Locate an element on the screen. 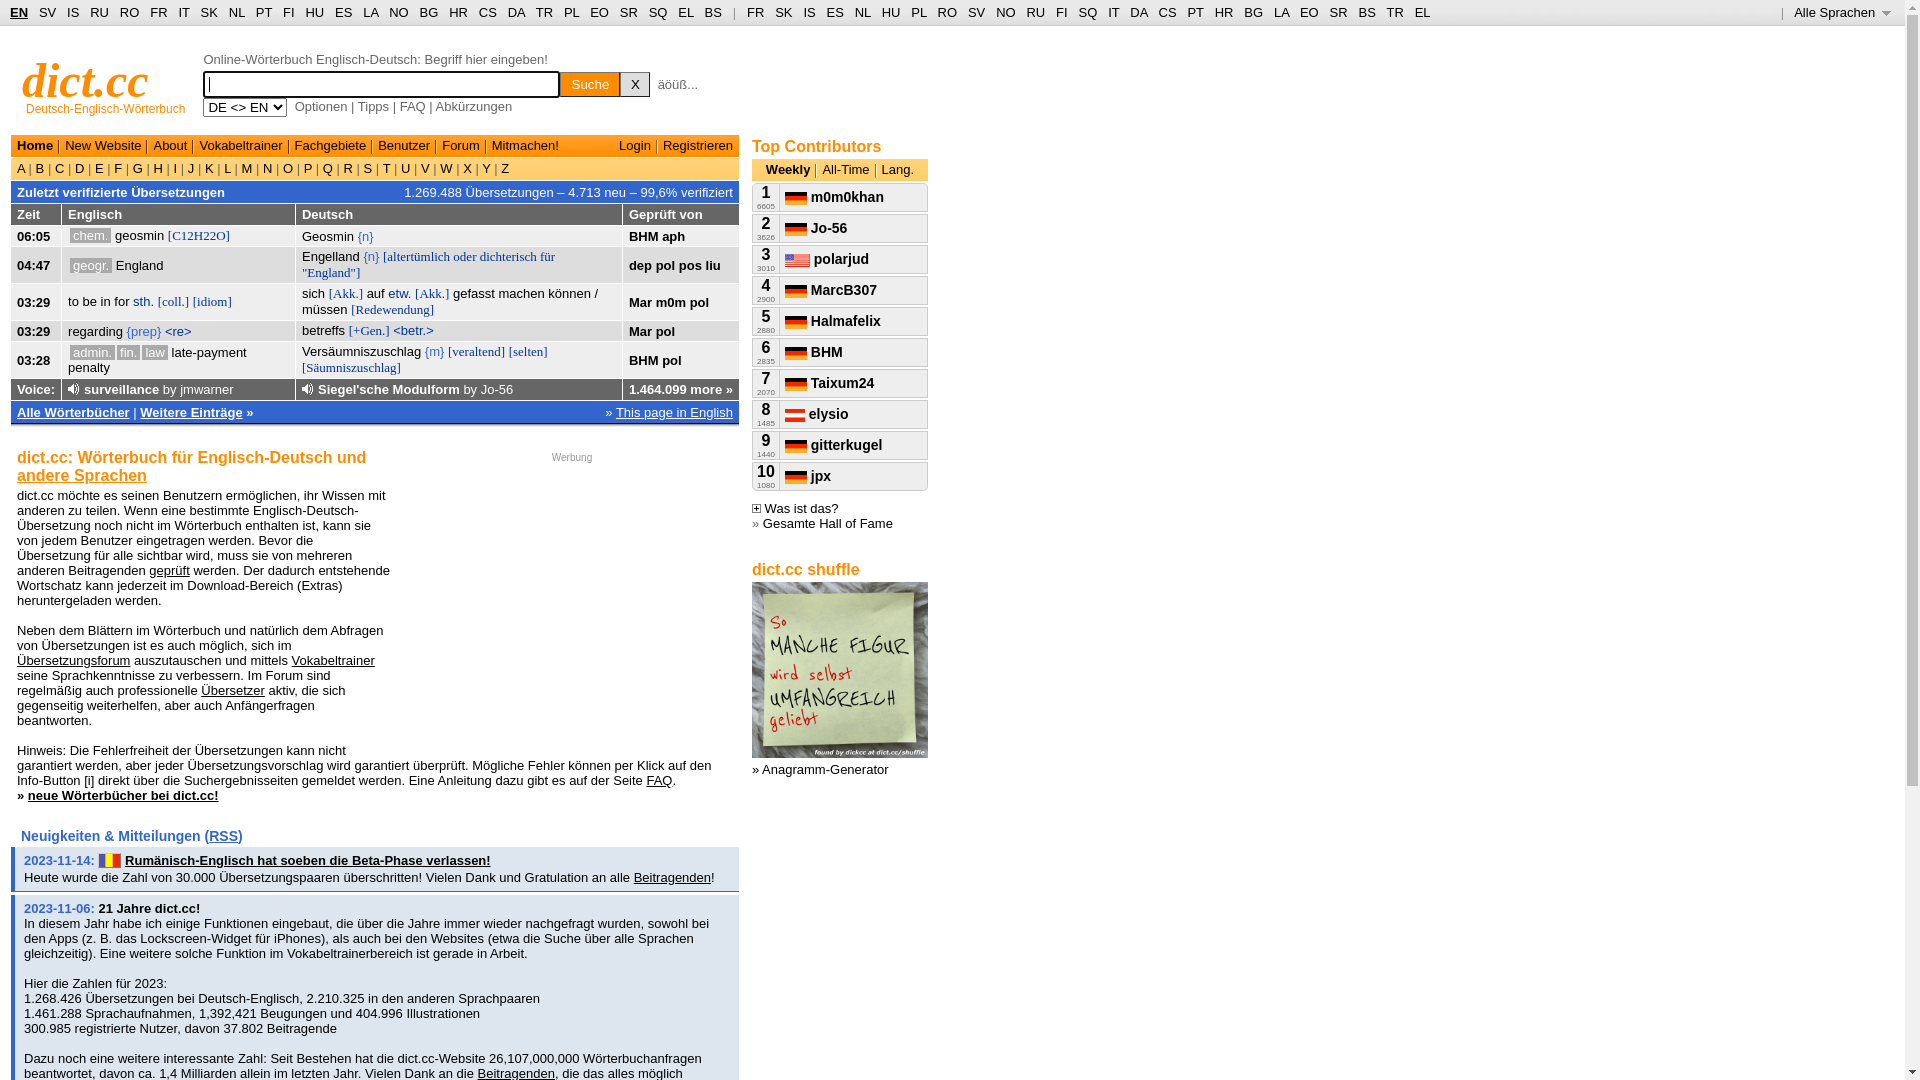  'dep' is located at coordinates (640, 264).